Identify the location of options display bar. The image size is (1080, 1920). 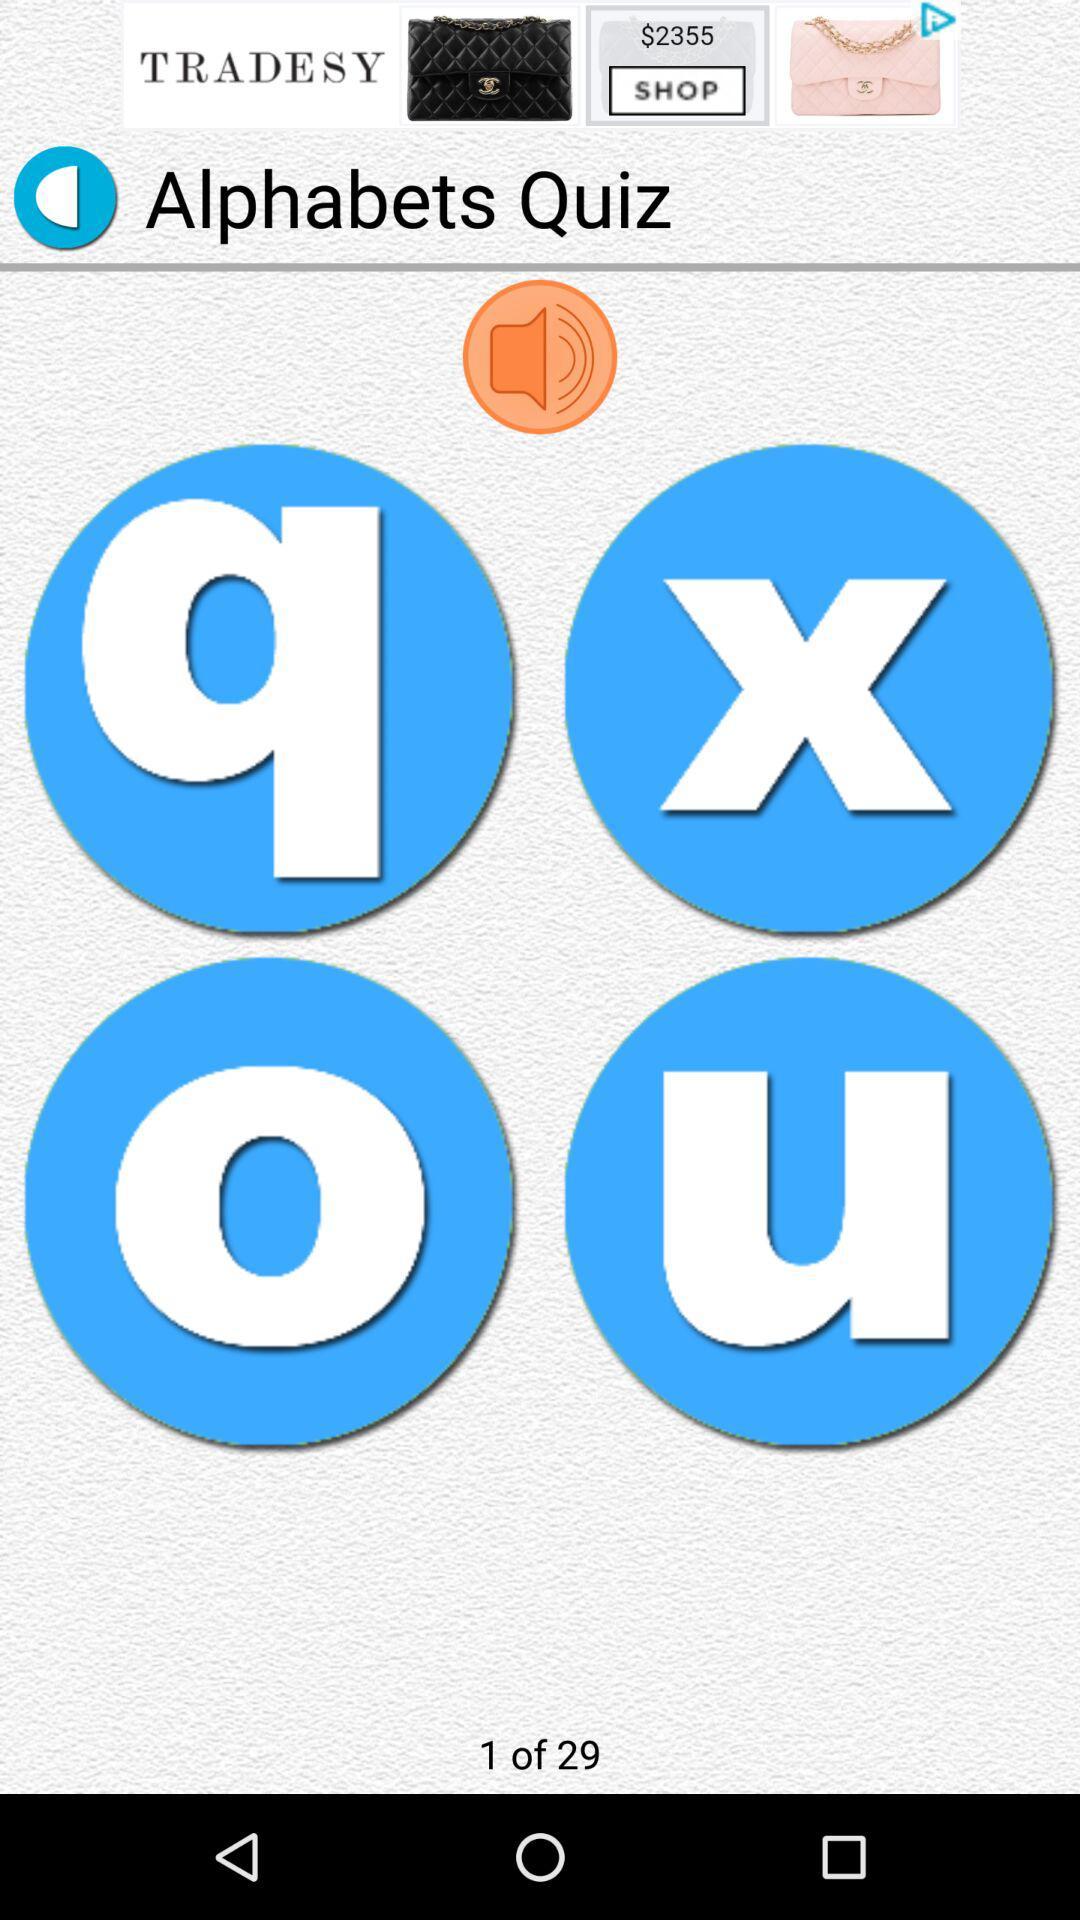
(540, 65).